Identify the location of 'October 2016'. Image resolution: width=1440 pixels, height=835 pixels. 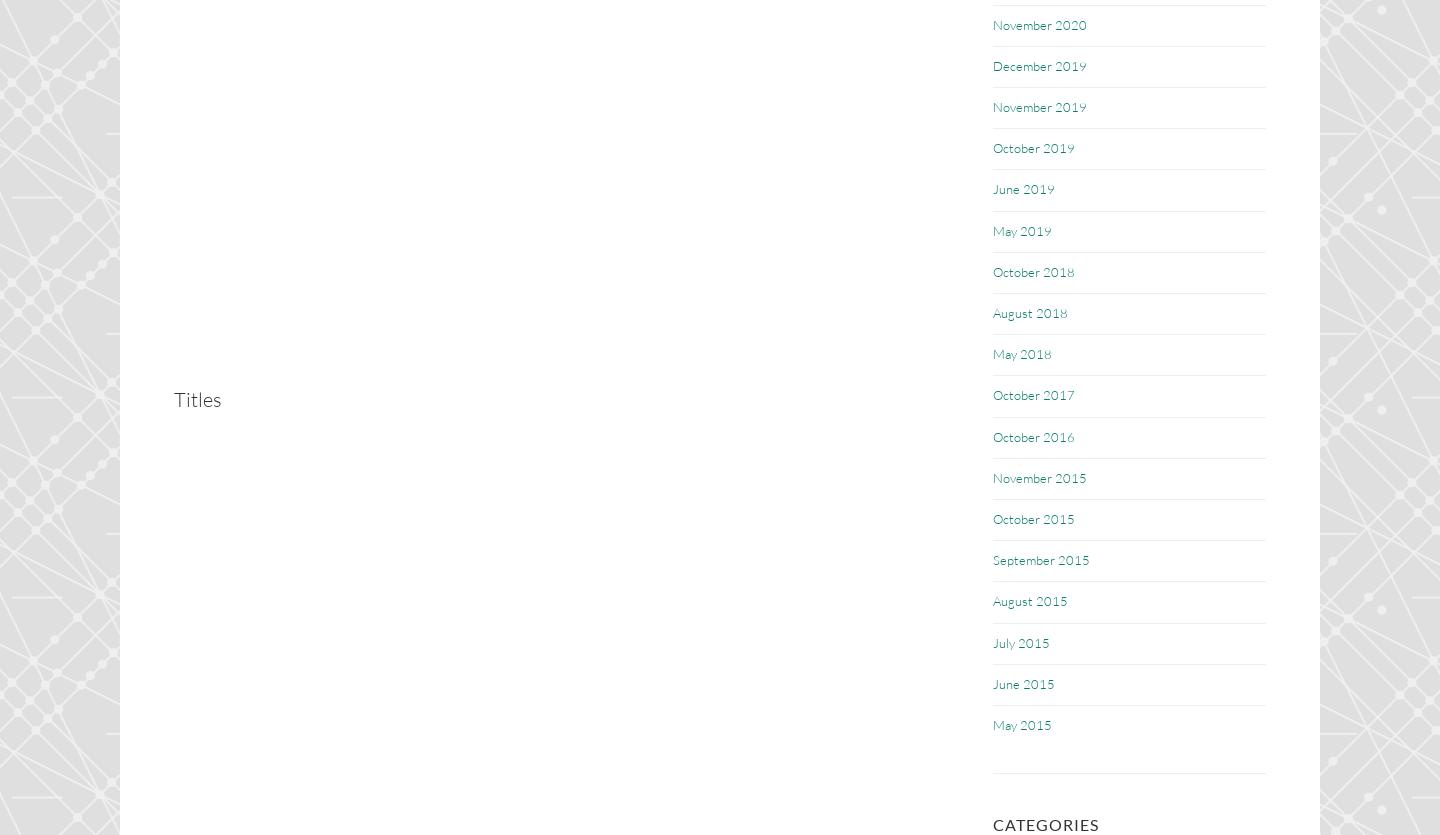
(1034, 435).